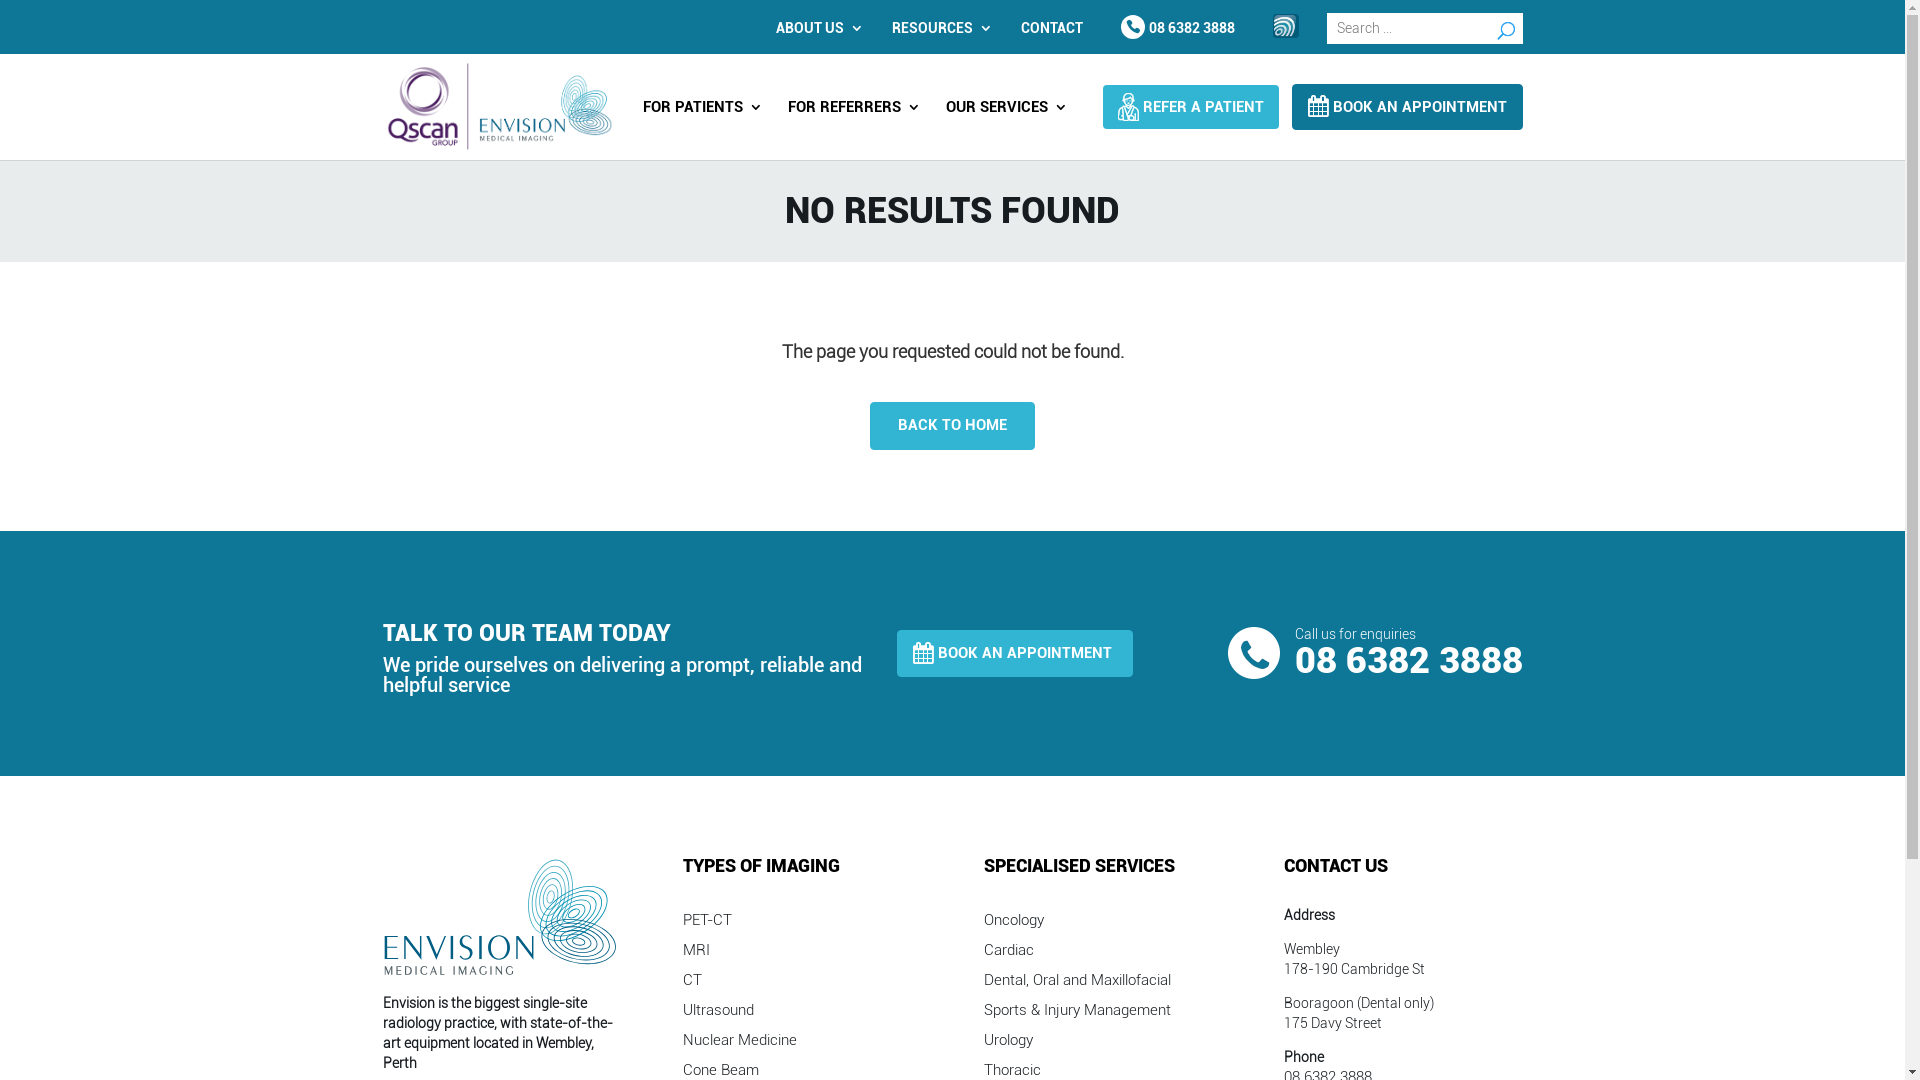 Image resolution: width=1920 pixels, height=1080 pixels. What do you see at coordinates (707, 924) in the screenshot?
I see `'PET-CT'` at bounding box center [707, 924].